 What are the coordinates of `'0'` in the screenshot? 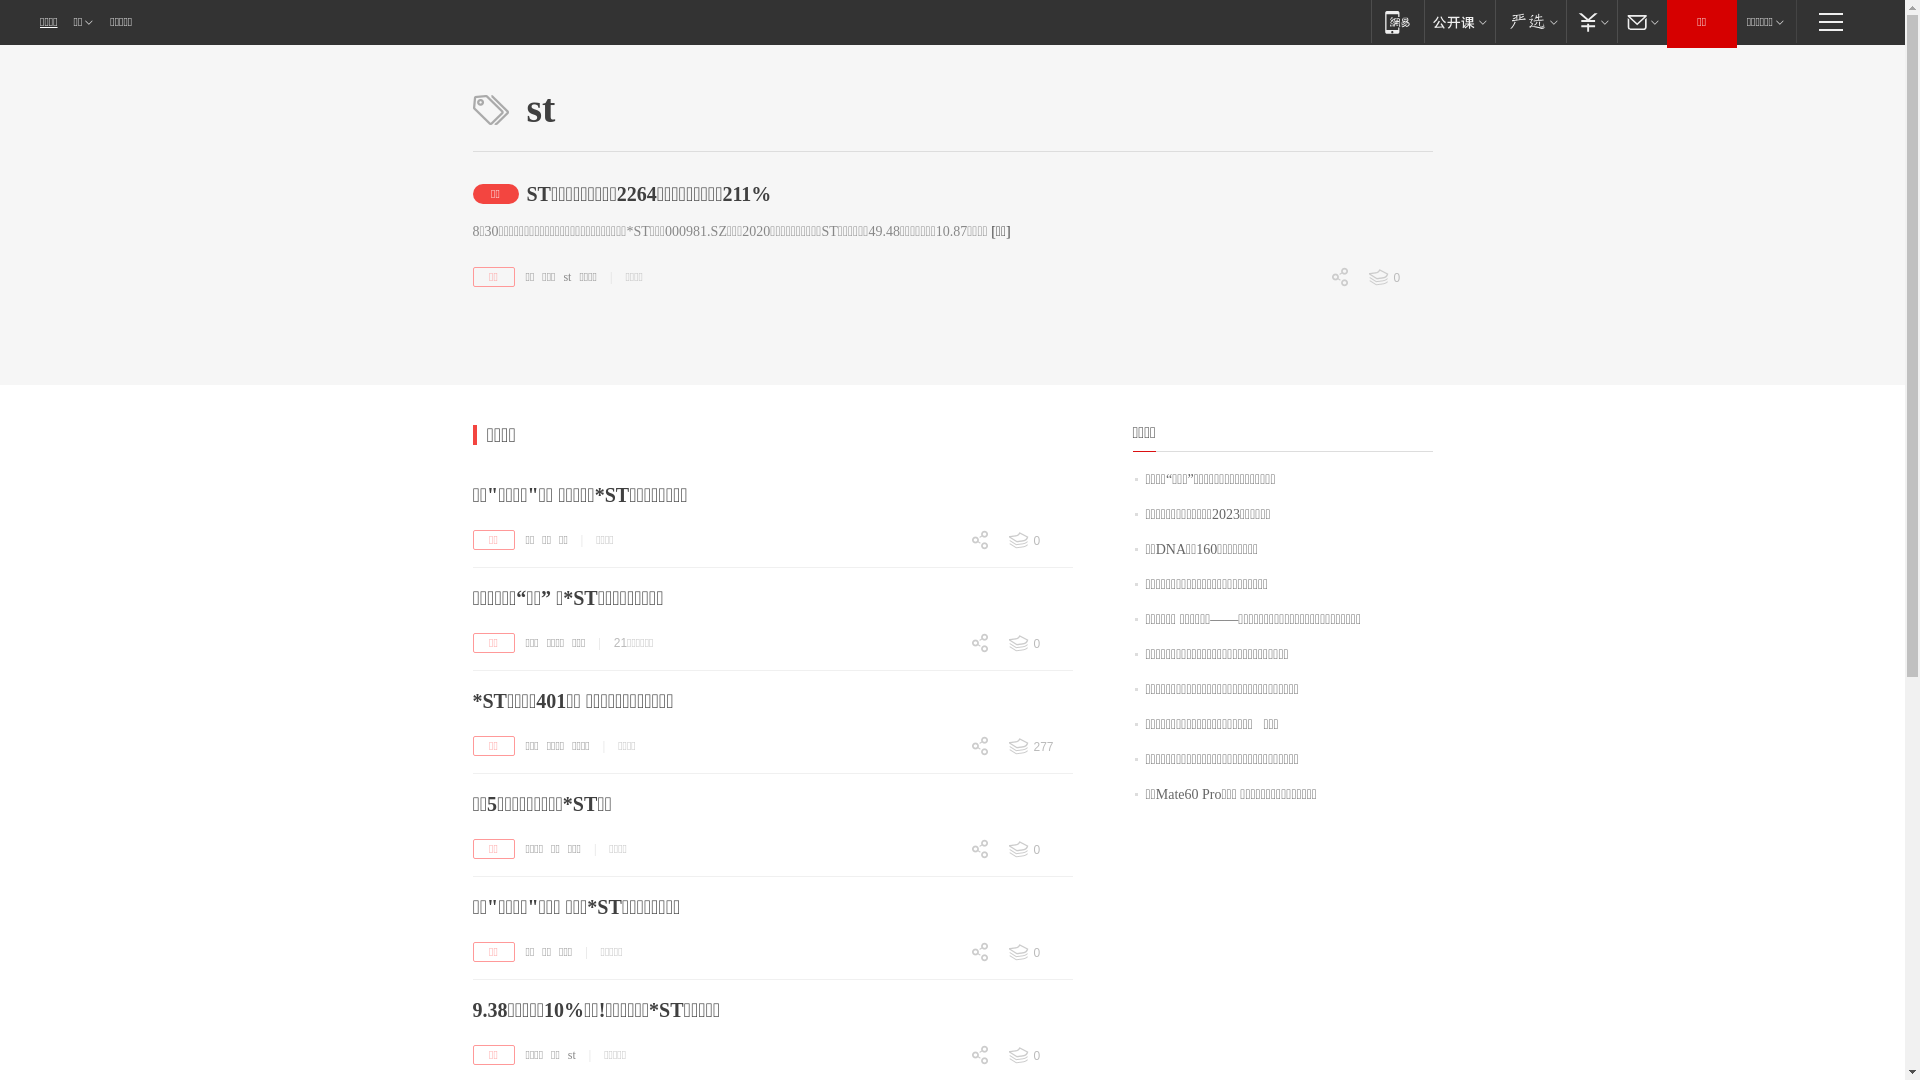 It's located at (939, 575).